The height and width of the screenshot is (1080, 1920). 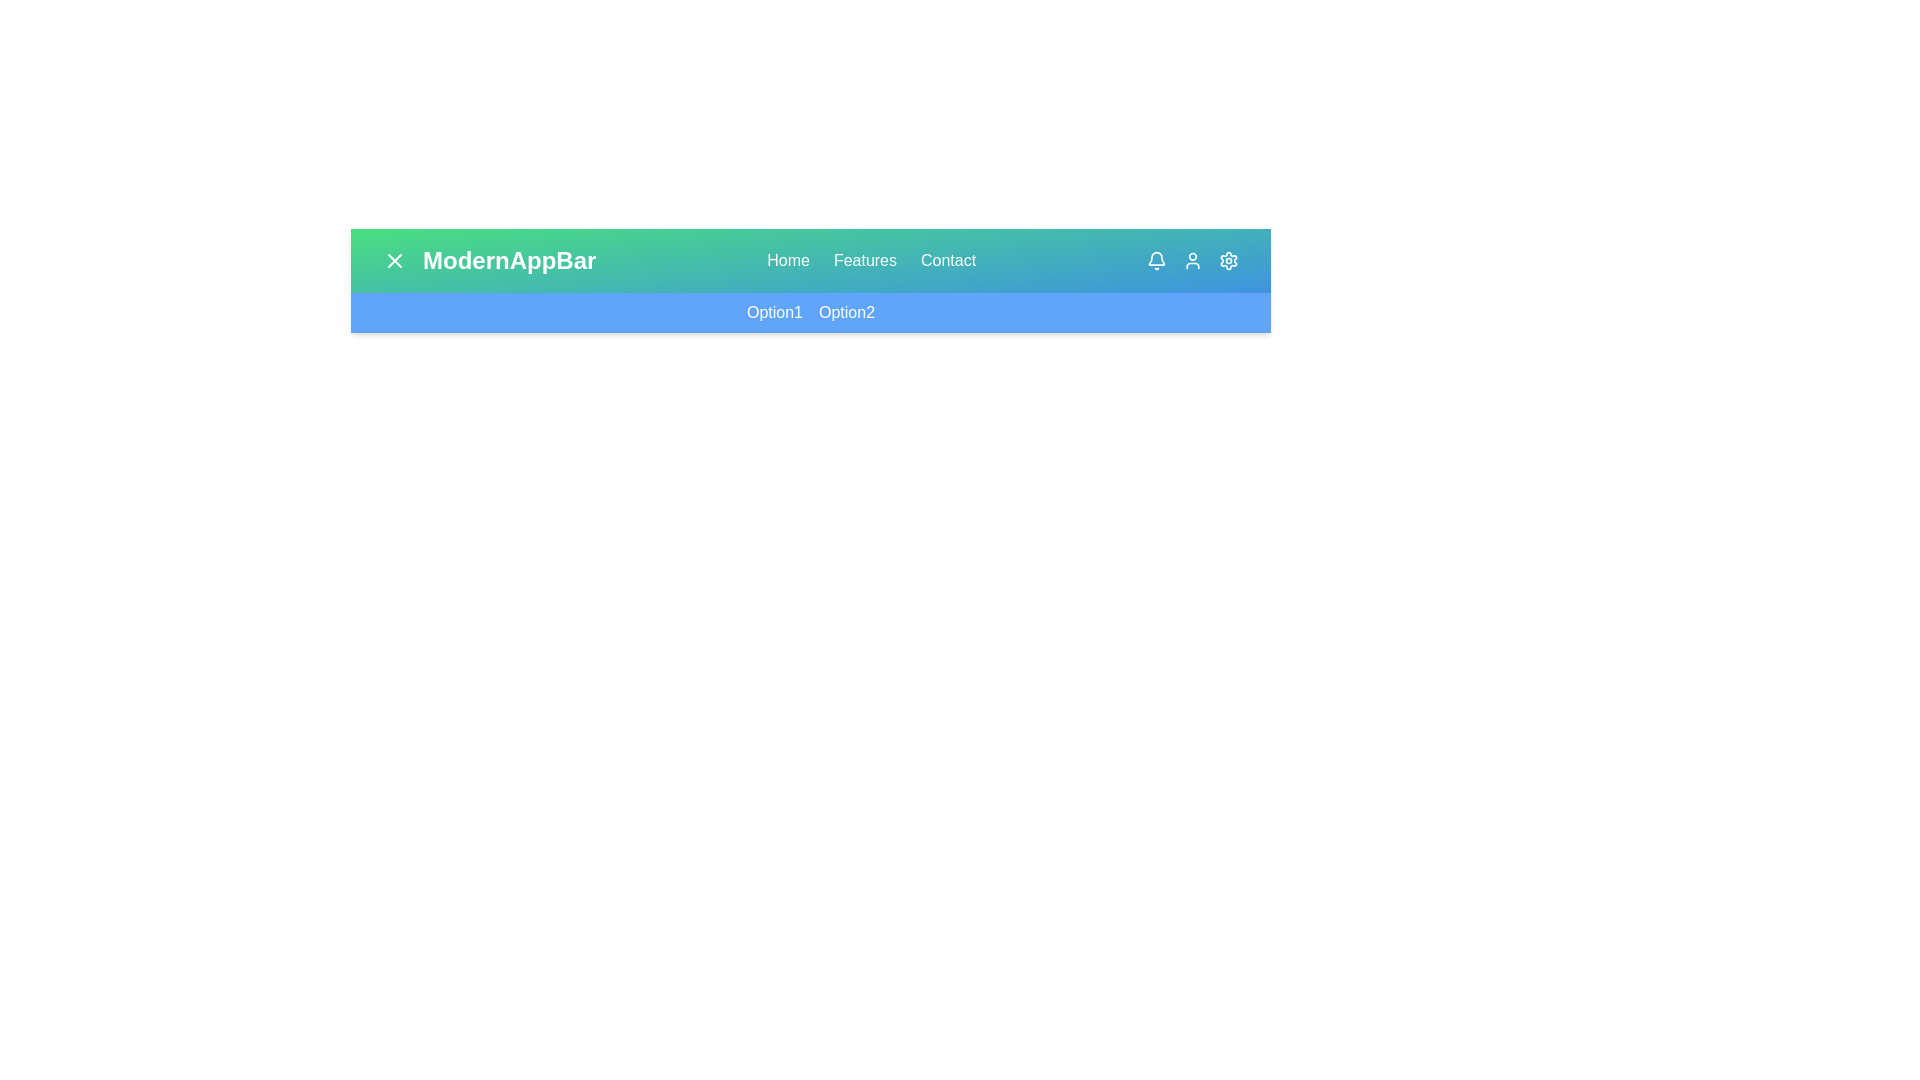 I want to click on the Settings in the top-right corner, so click(x=1227, y=260).